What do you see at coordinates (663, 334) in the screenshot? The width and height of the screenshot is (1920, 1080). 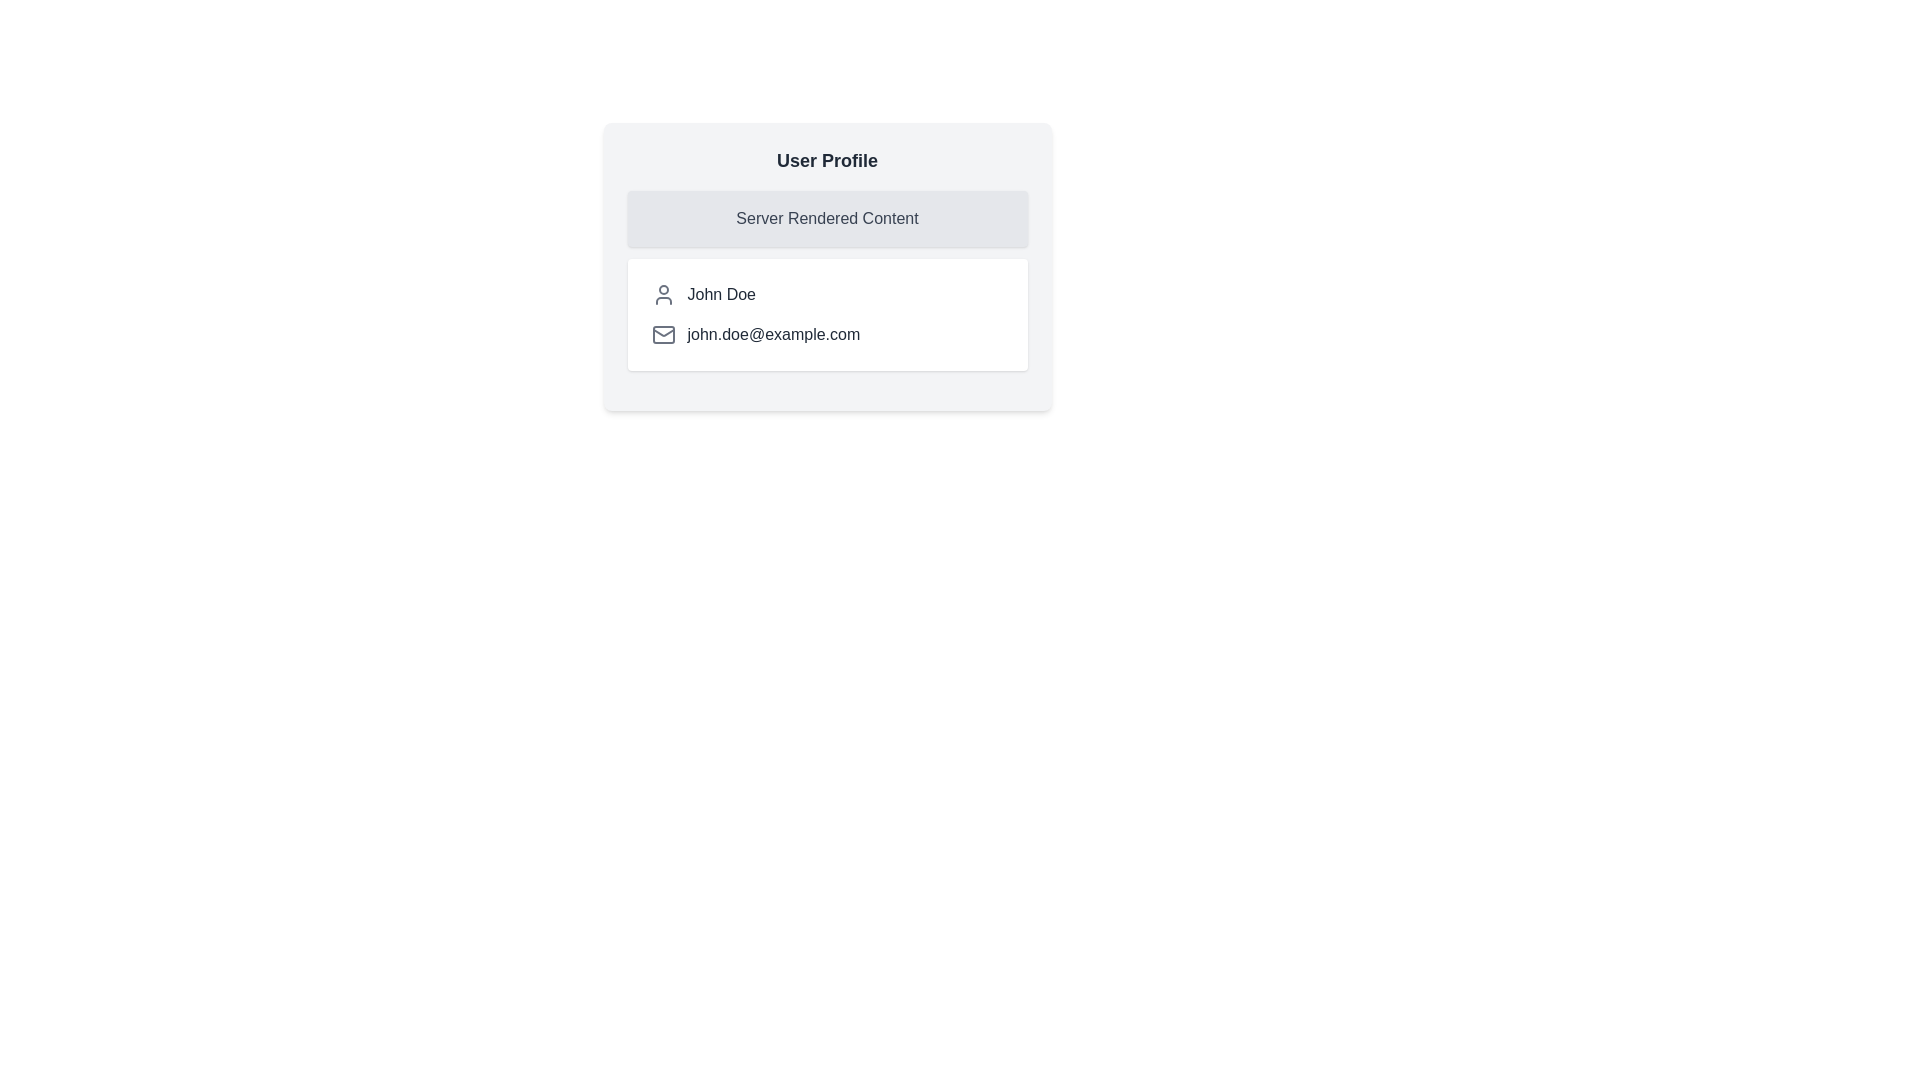 I see `the envelope icon representing email, which is located to the left of the email address 'john.doe@example.com'` at bounding box center [663, 334].